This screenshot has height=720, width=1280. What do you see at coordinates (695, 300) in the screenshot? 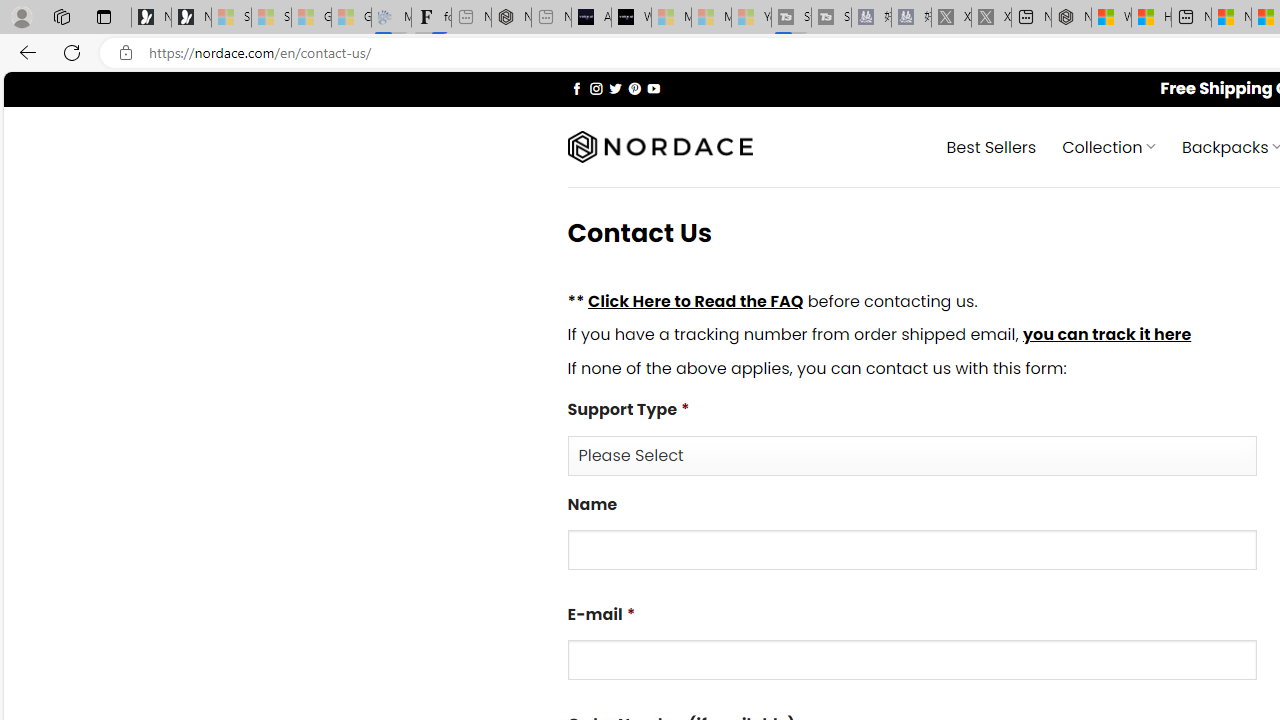
I see `'Click Here to Read the FAQ'` at bounding box center [695, 300].